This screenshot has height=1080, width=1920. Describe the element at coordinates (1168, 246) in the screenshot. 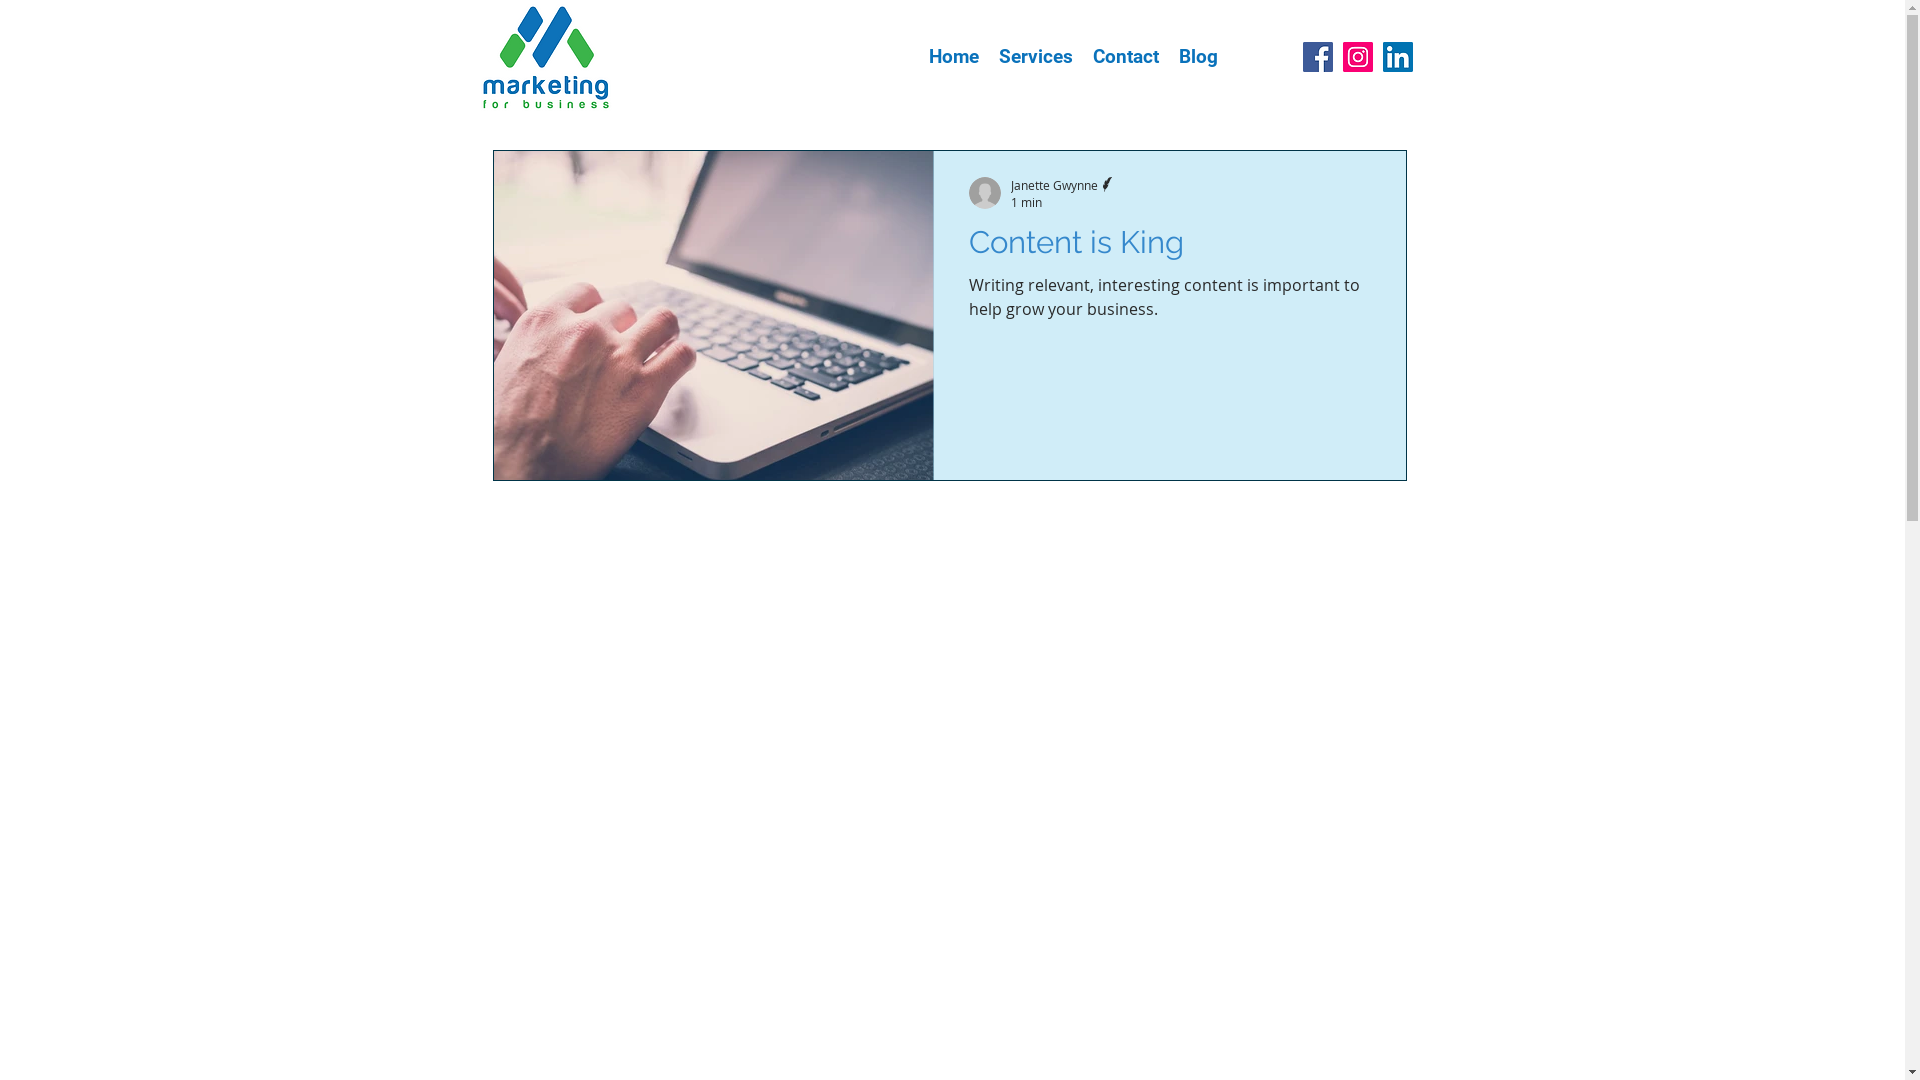

I see `'Content is King'` at that location.